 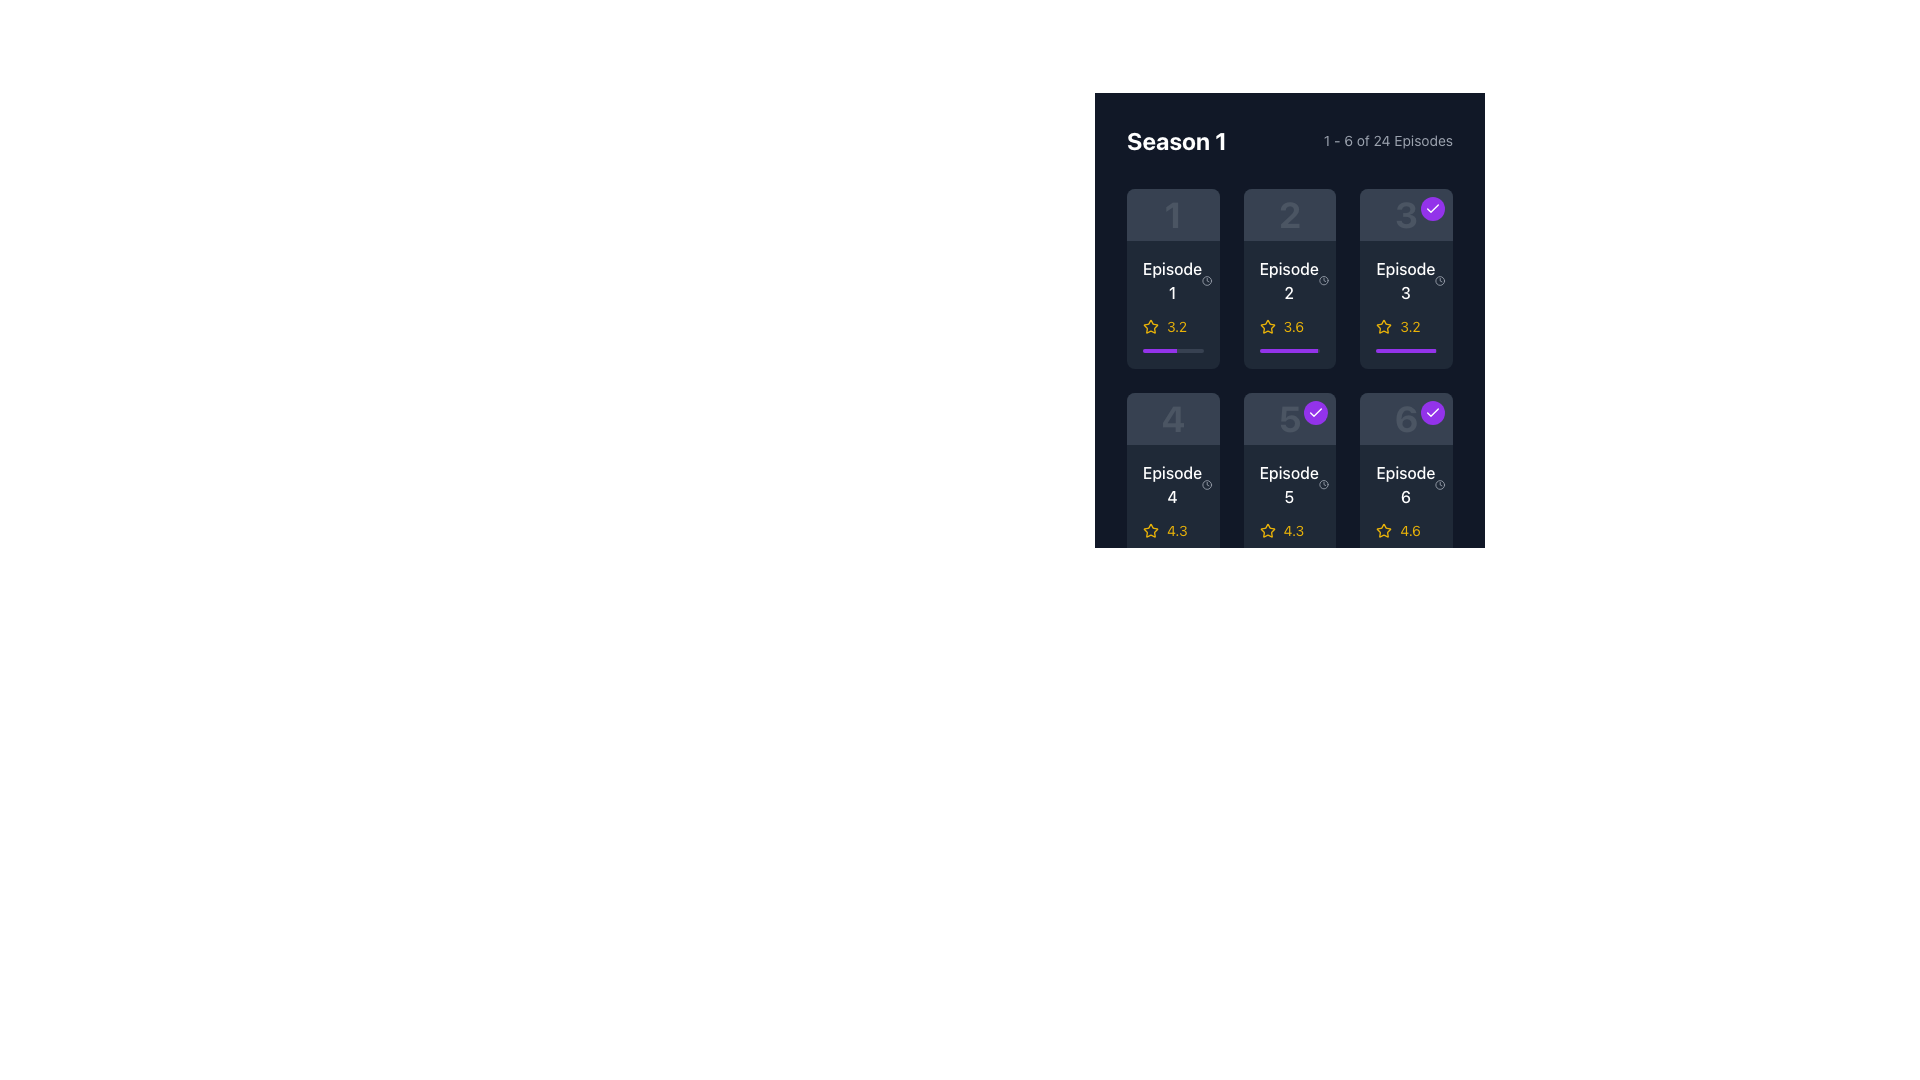 I want to click on the progress bar located beneath the 'Episode 5' label and its rating ('4.3'), positioned at the bottom center of the card for Episode 5 in the second row of the grid layout, so click(x=1290, y=555).